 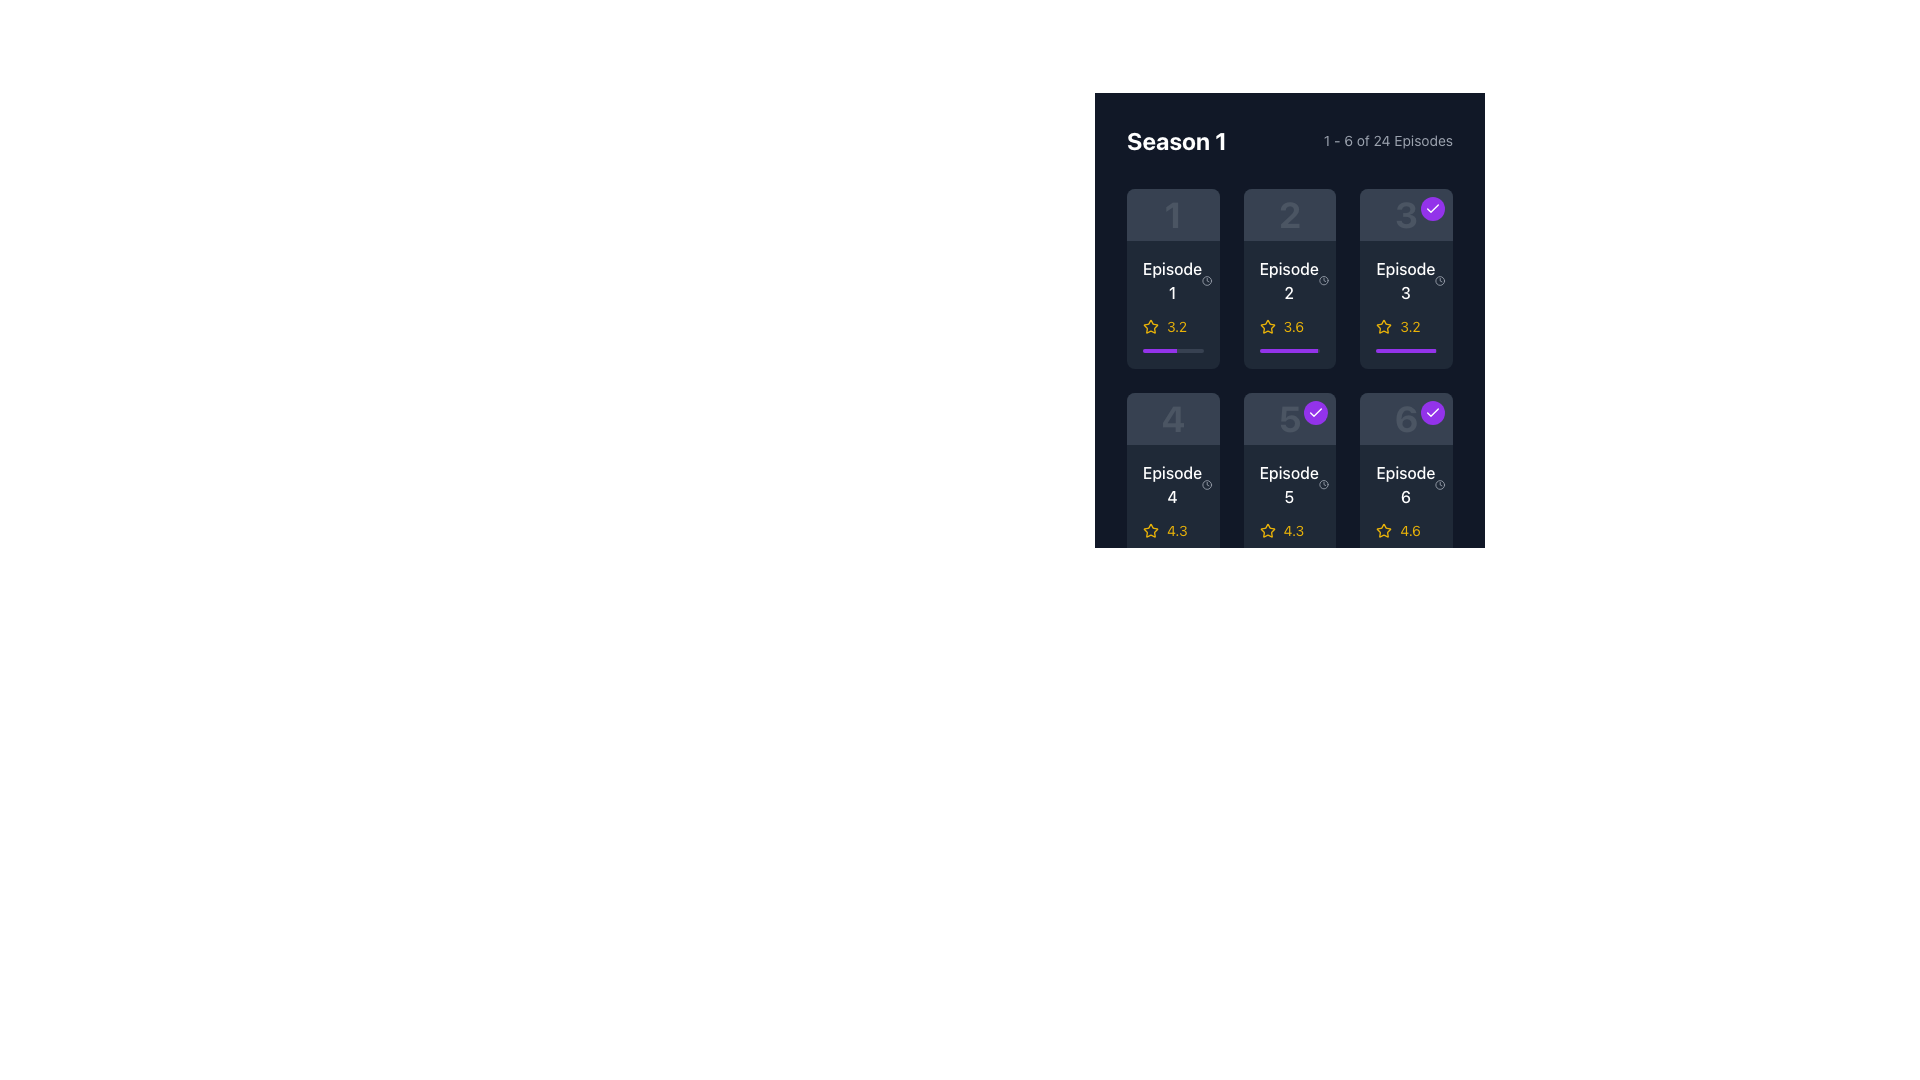 I want to click on the progress bar located beneath the 'Episode 5' label and its rating ('4.3'), positioned at the bottom center of the card for Episode 5 in the second row of the grid layout, so click(x=1290, y=555).